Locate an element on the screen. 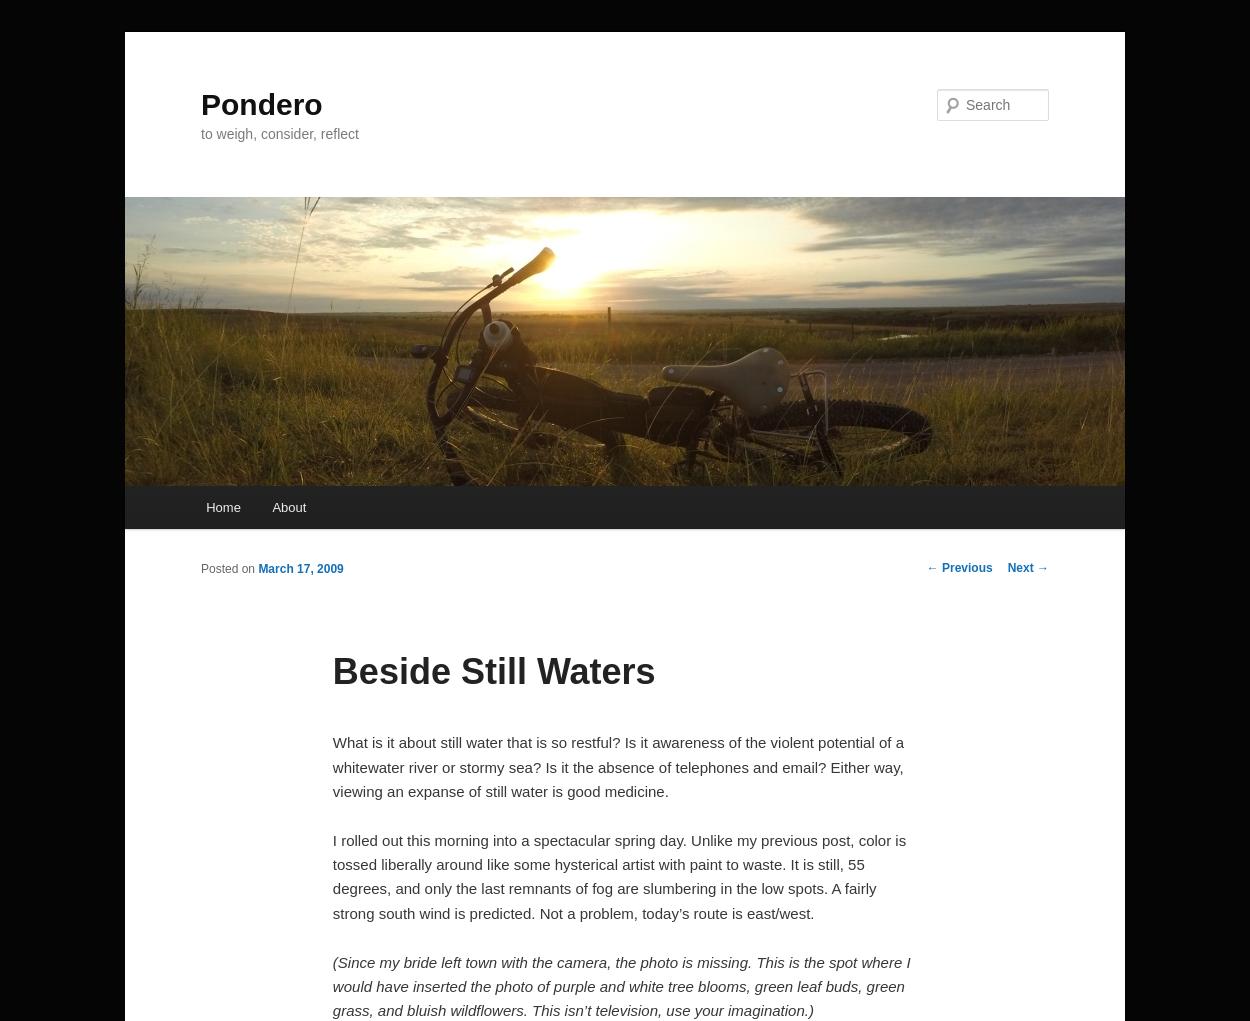 This screenshot has height=1021, width=1250. 'March 17, 2009' is located at coordinates (300, 566).